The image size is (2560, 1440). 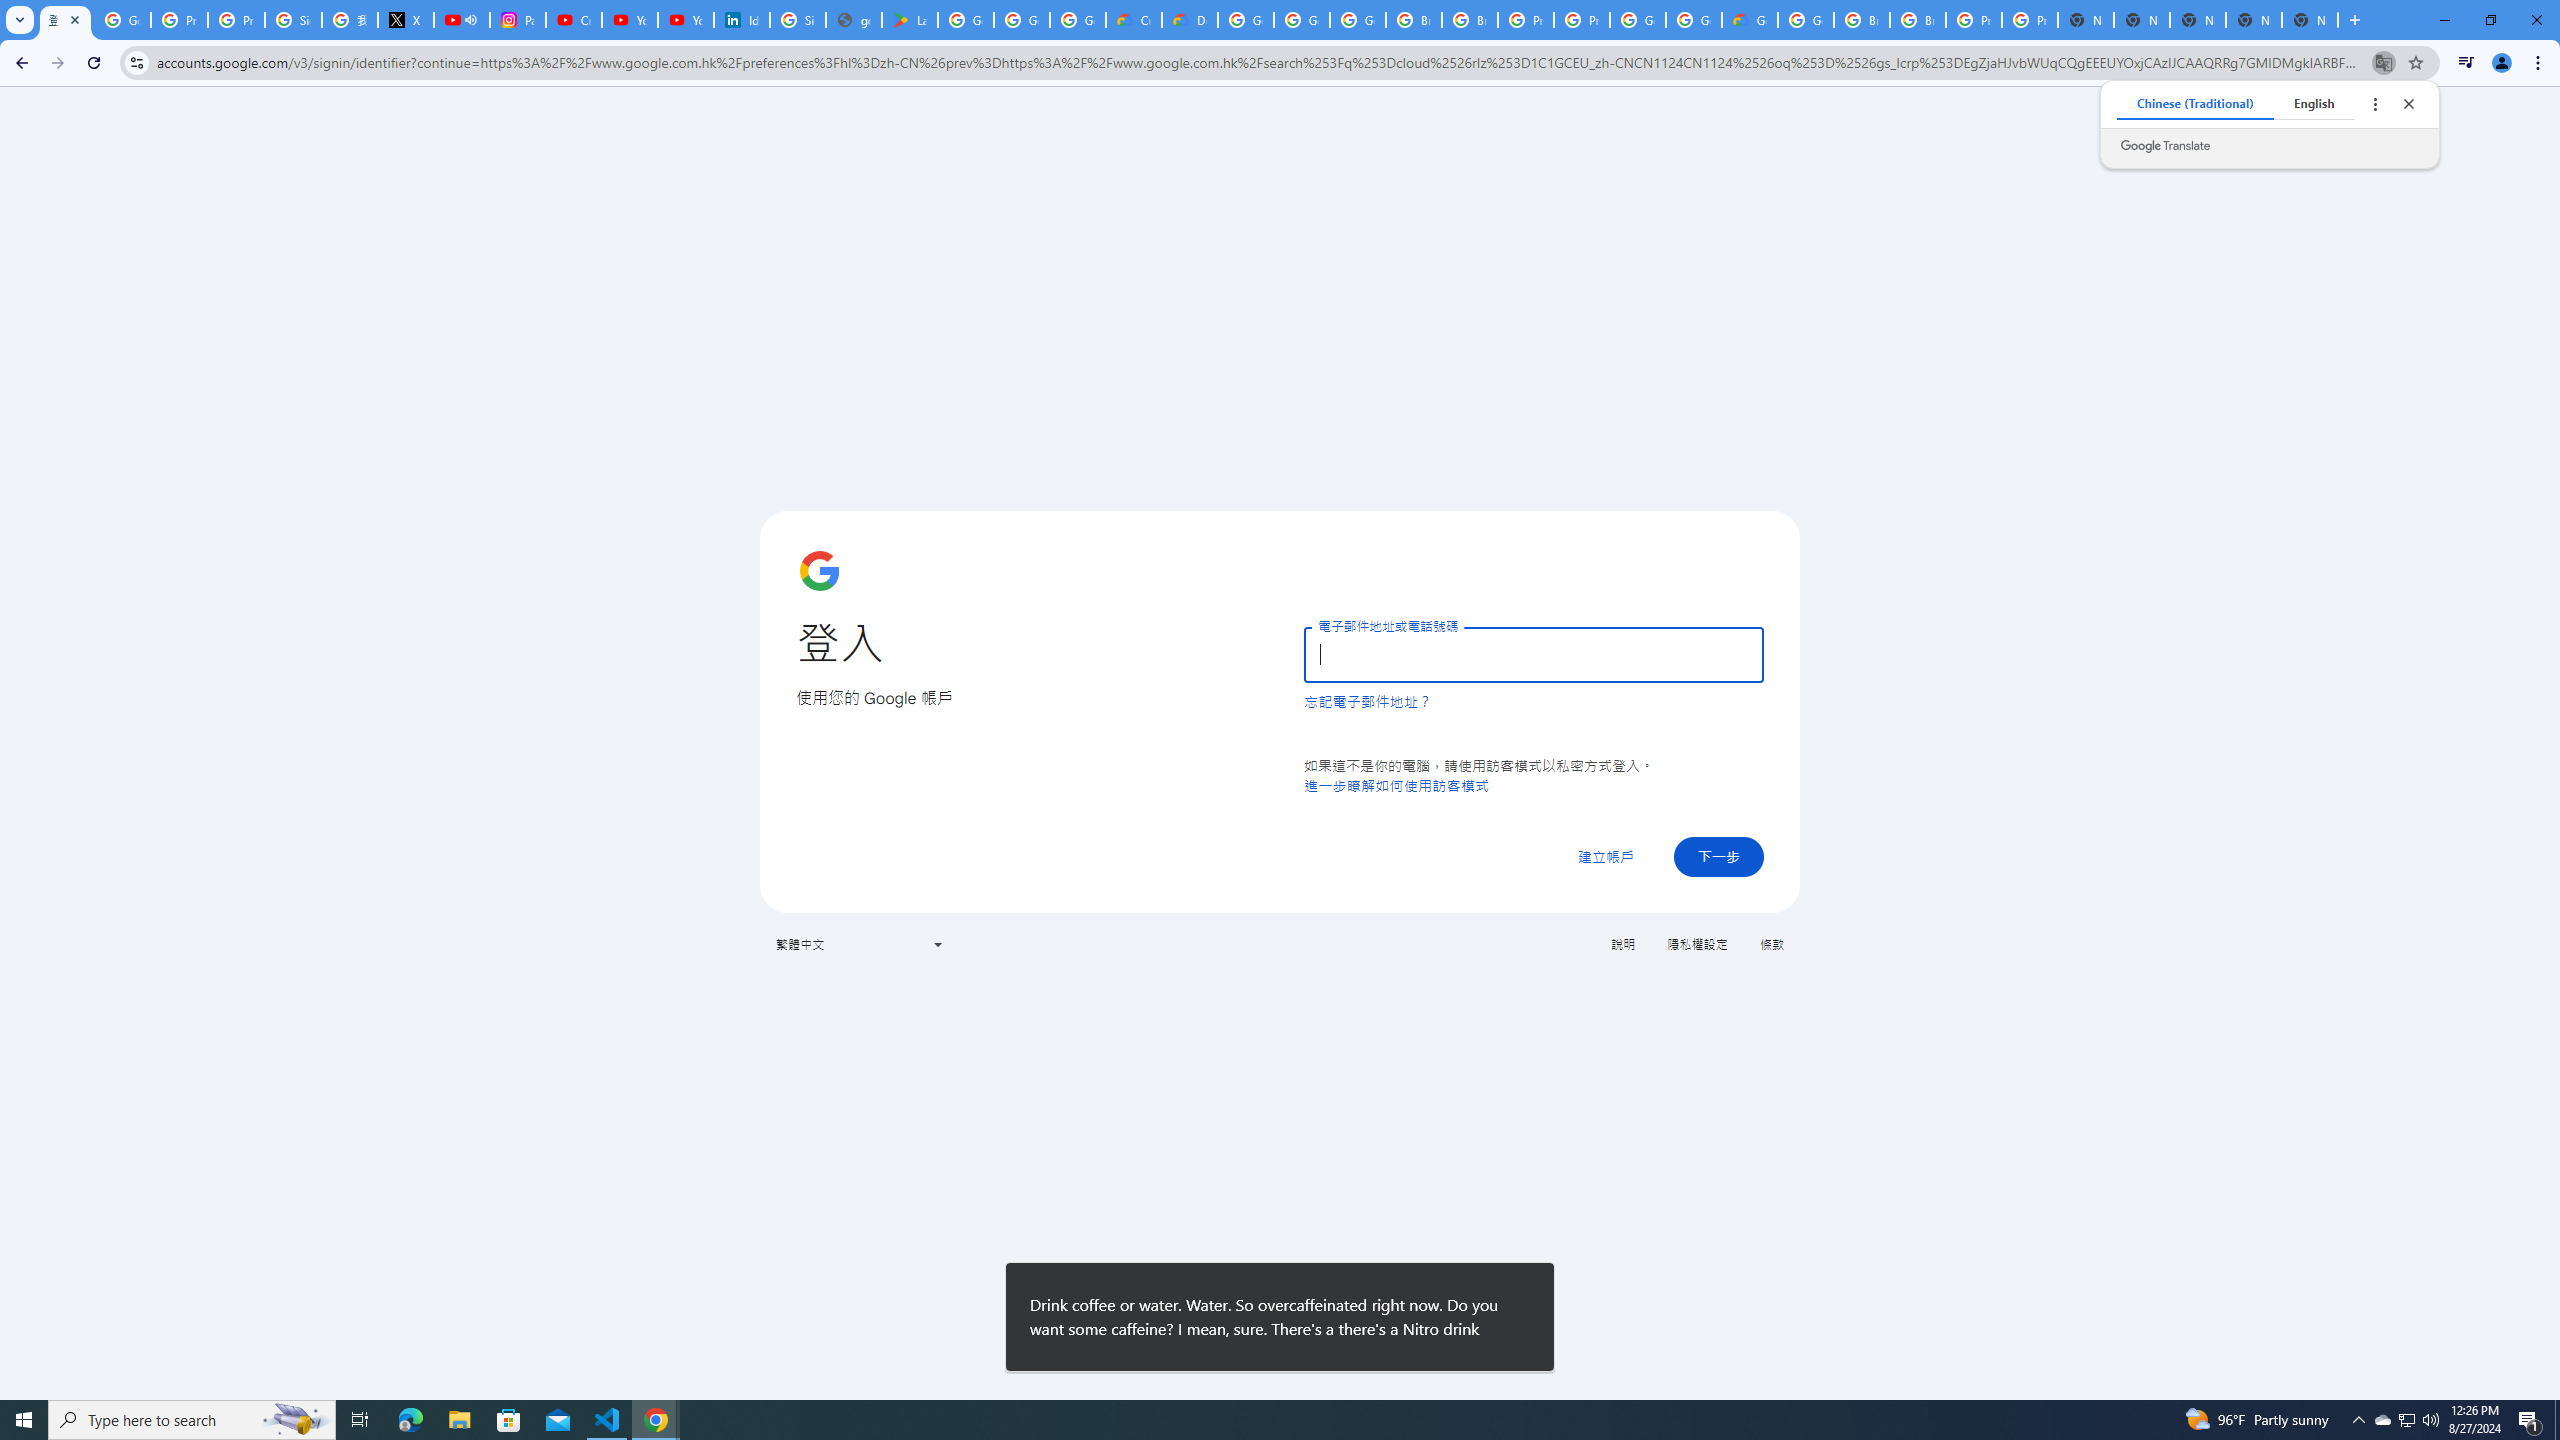 I want to click on 'Privacy Help Center - Policies Help', so click(x=236, y=19).